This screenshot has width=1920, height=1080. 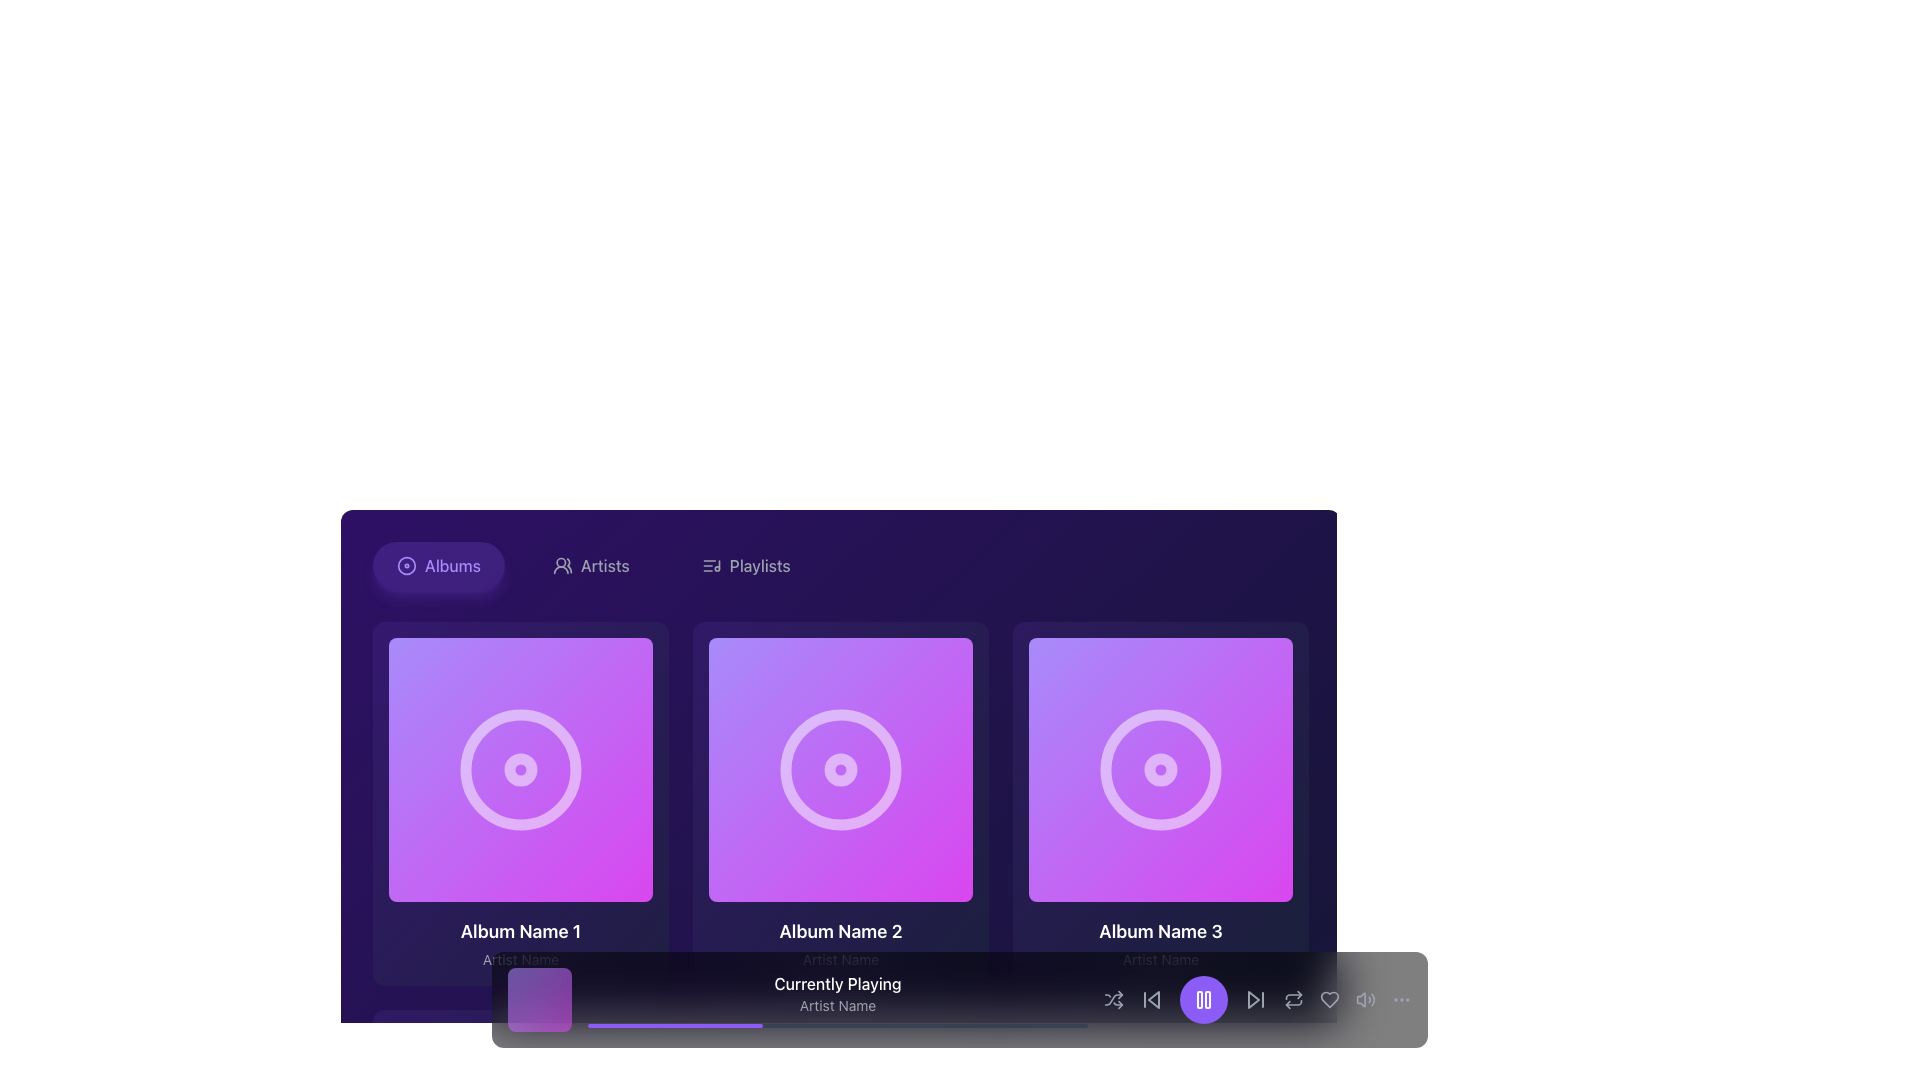 What do you see at coordinates (840, 769) in the screenshot?
I see `the play action icon located in the center of the second card in a horizontally arranged grid of three cards` at bounding box center [840, 769].